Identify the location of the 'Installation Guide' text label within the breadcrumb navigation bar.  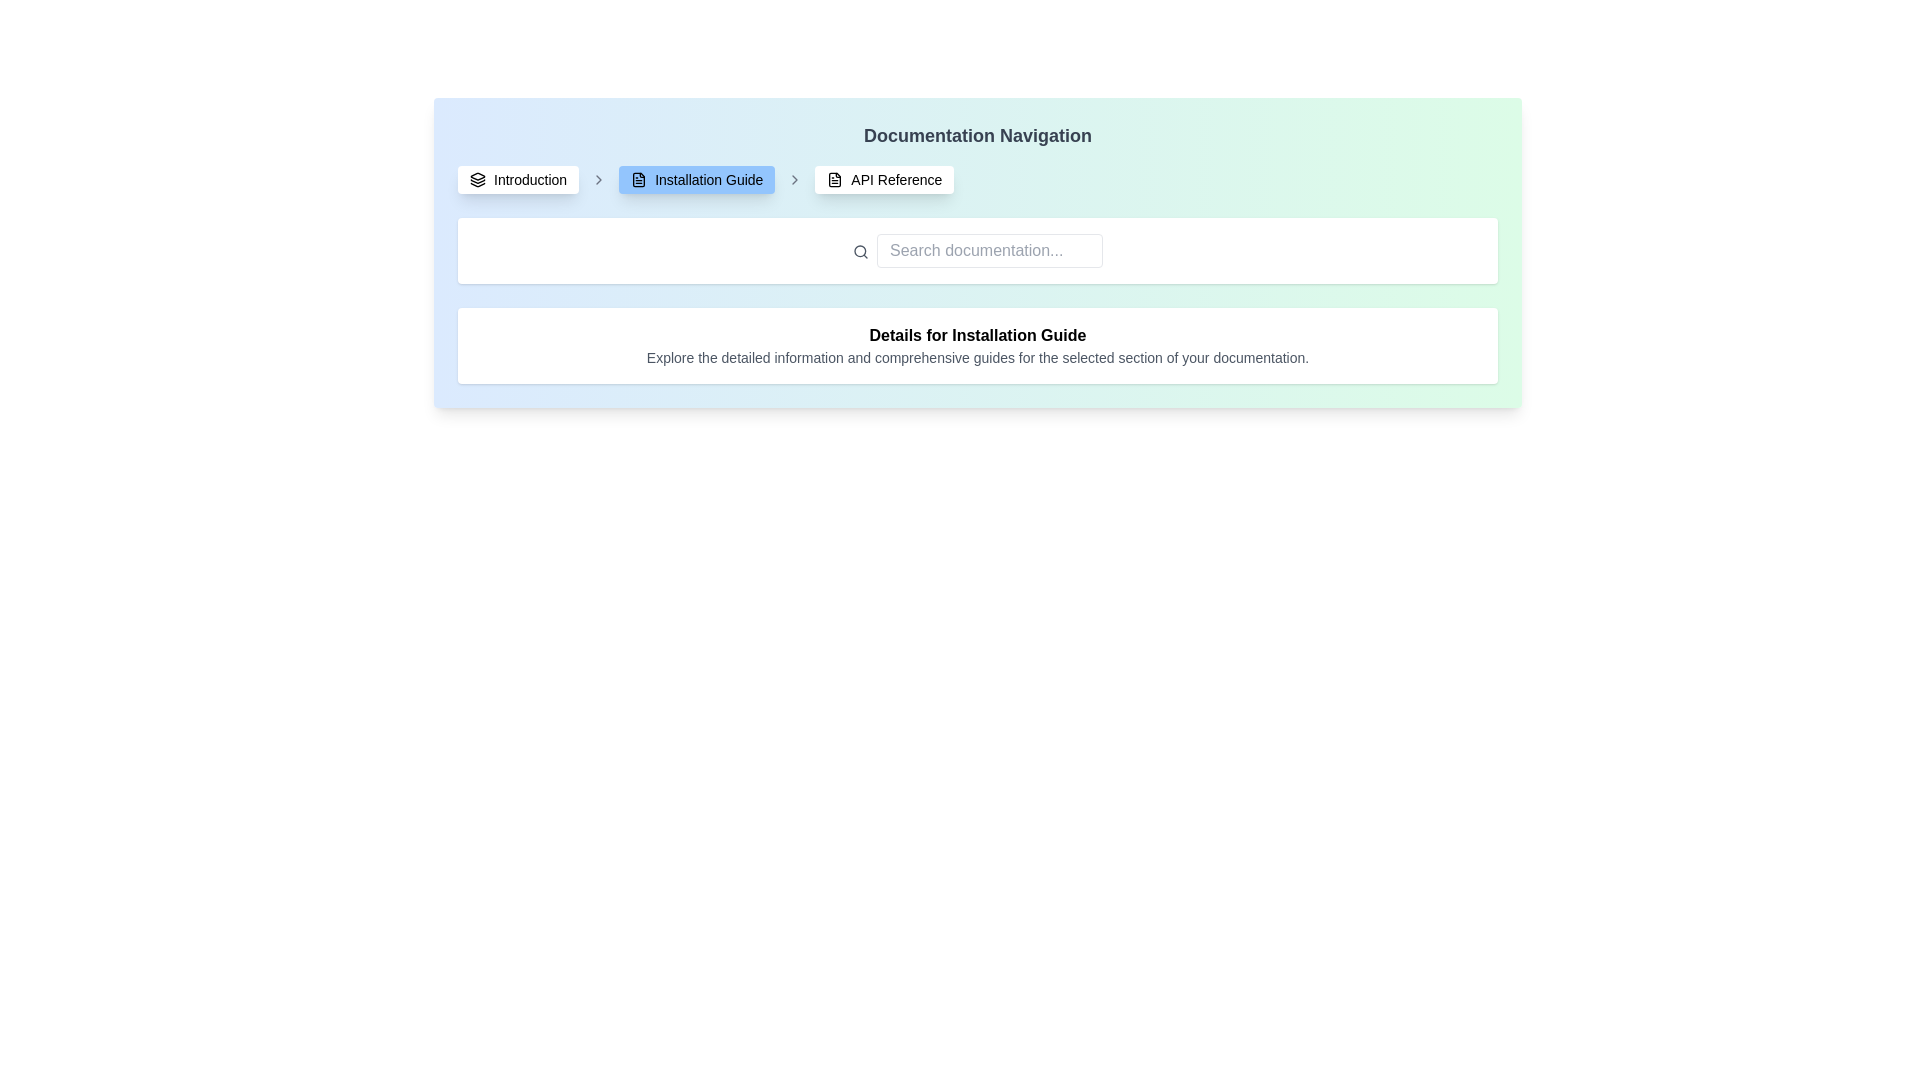
(709, 180).